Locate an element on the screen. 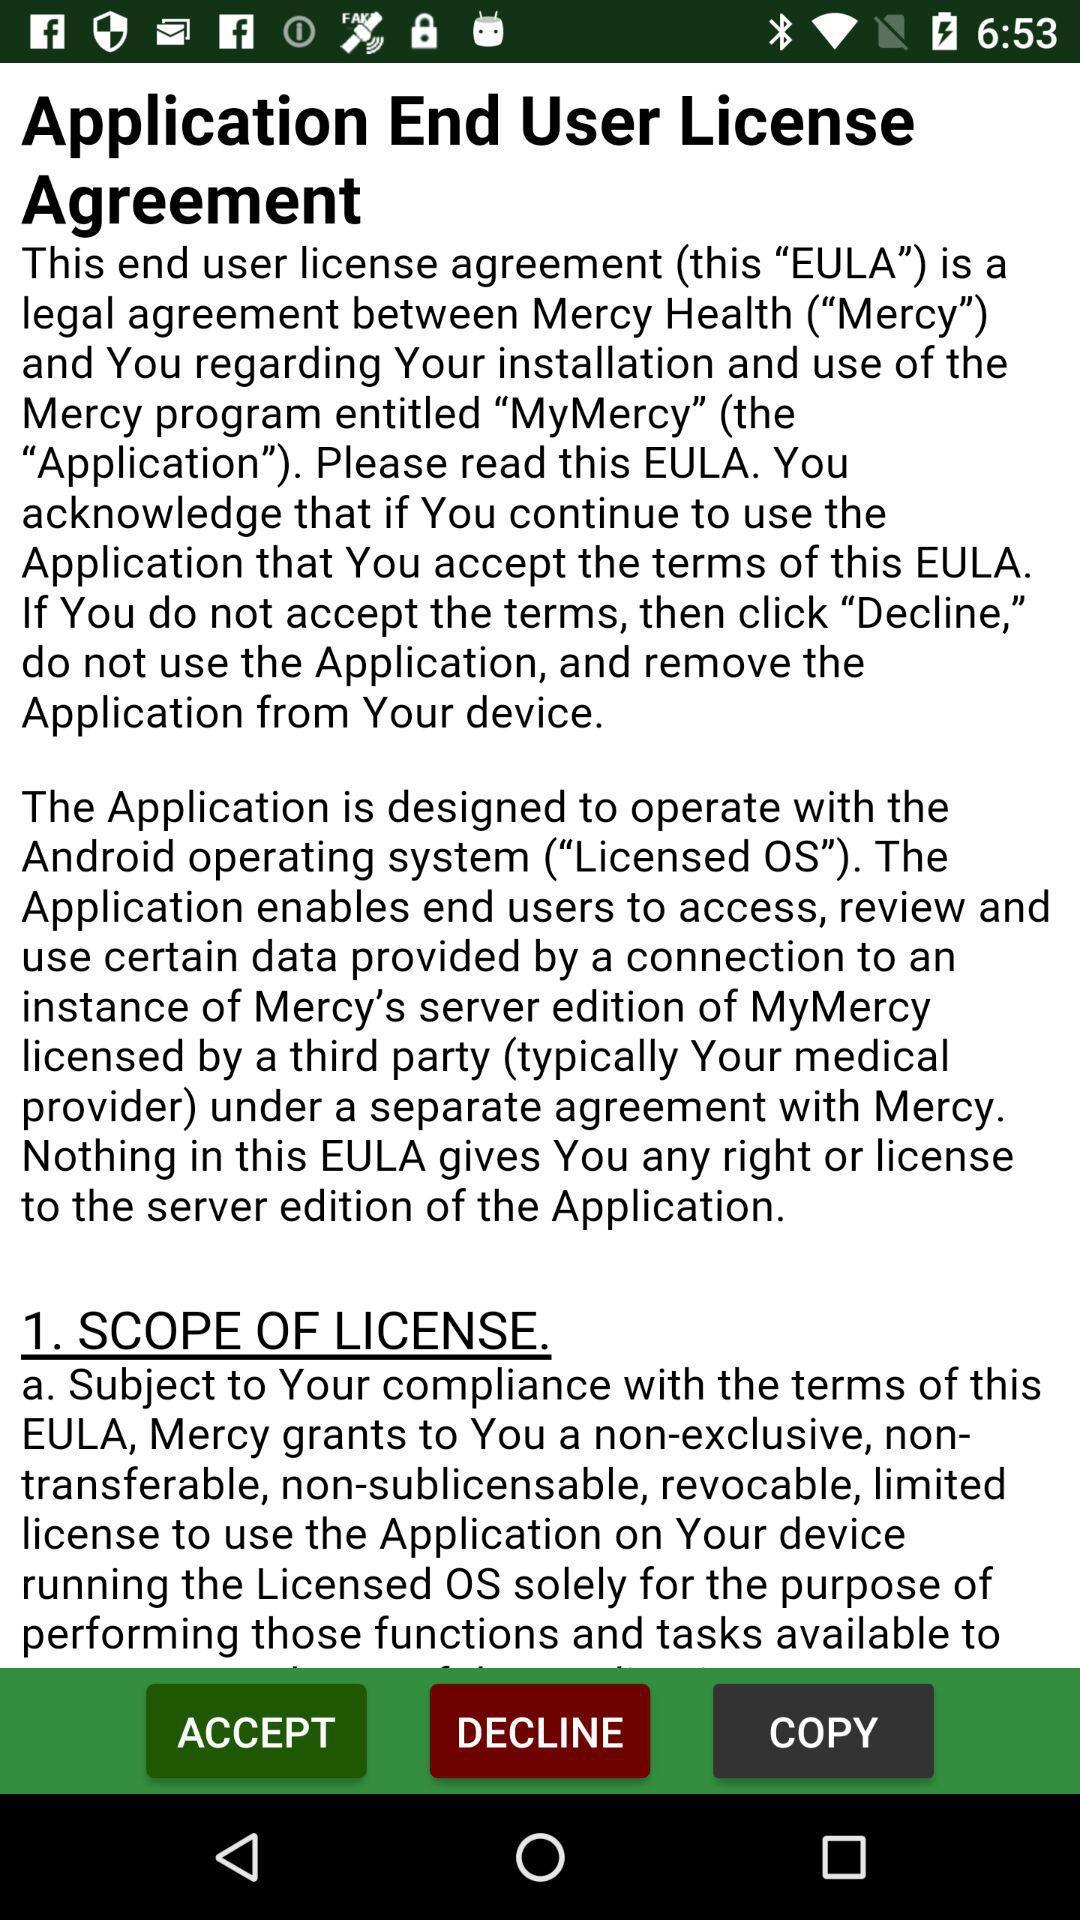 The image size is (1080, 1920). scroll through agreement is located at coordinates (540, 865).